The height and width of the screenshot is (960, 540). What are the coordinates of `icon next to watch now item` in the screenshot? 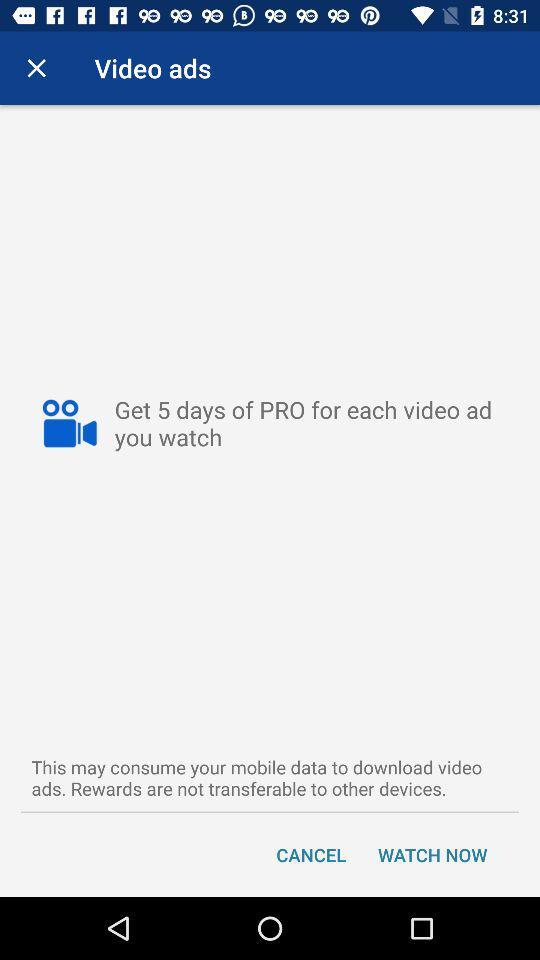 It's located at (311, 853).